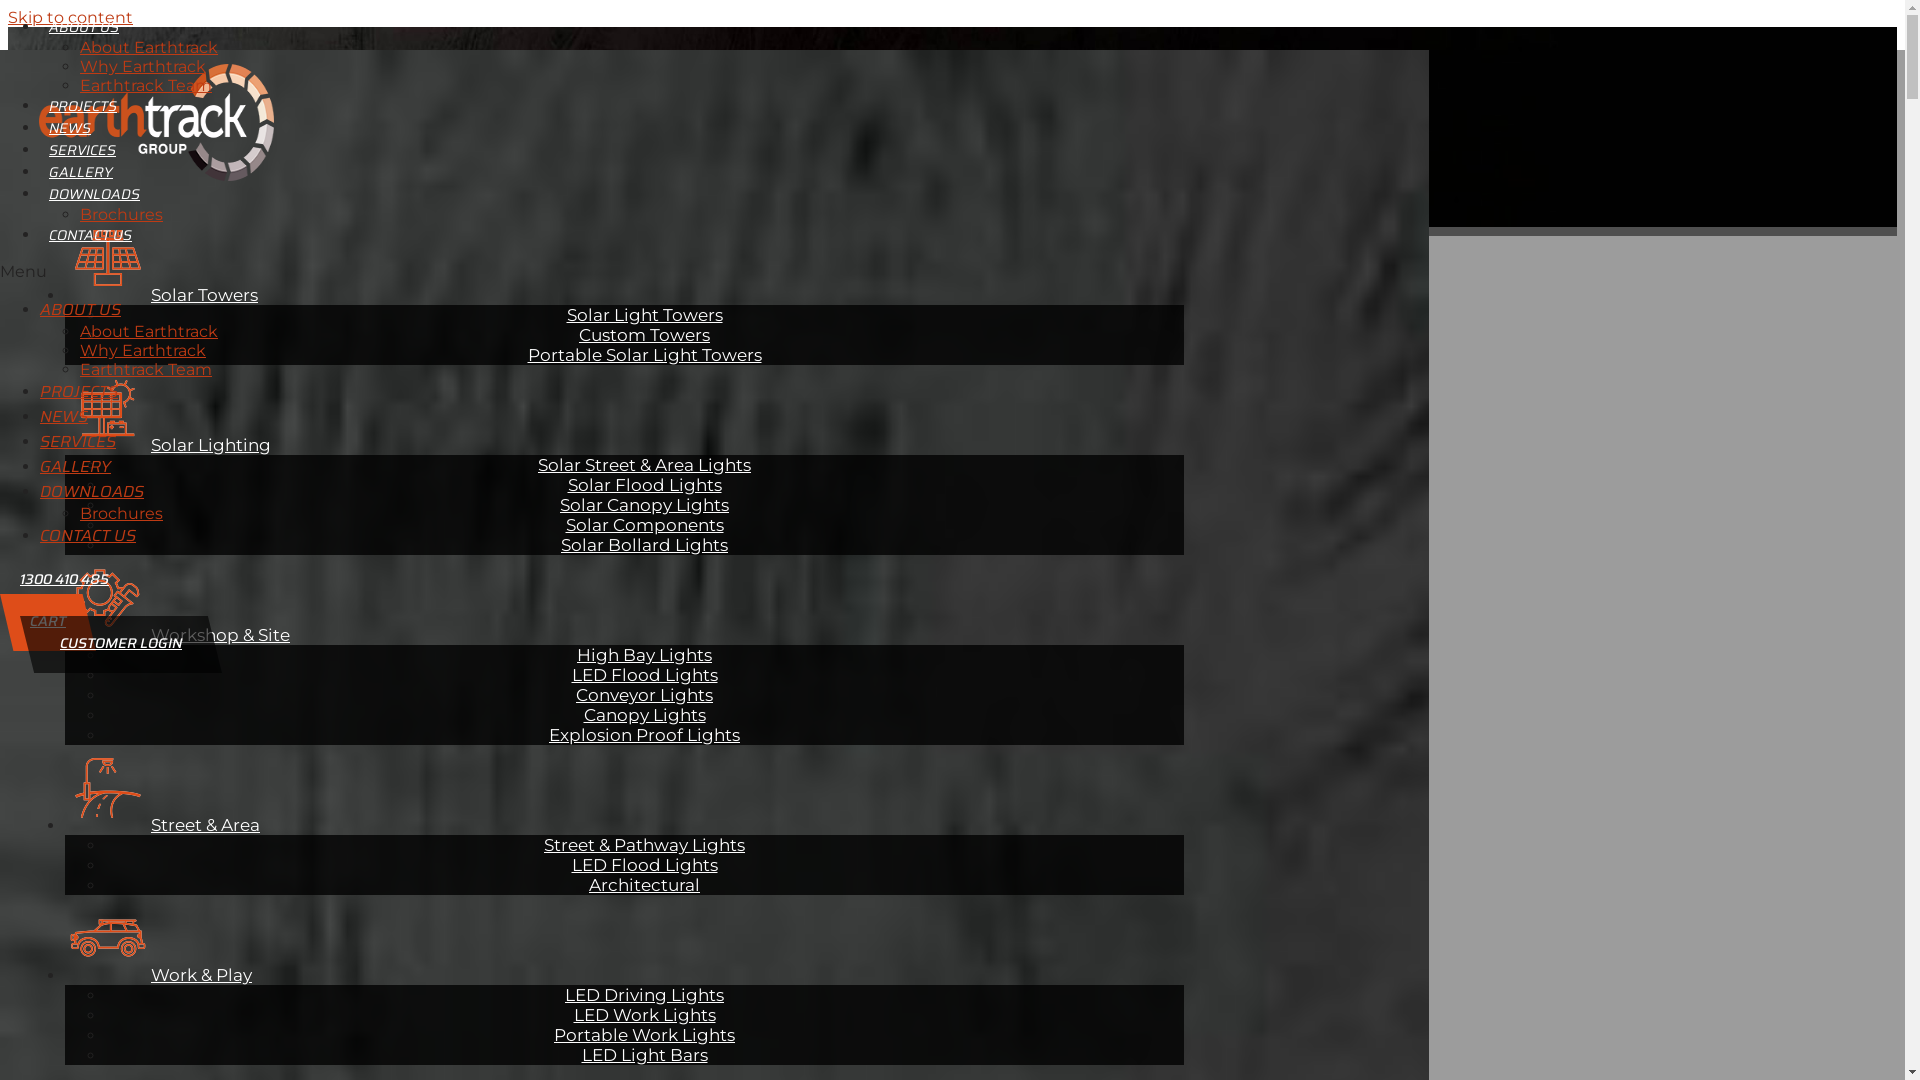 This screenshot has height=1080, width=1920. What do you see at coordinates (644, 463) in the screenshot?
I see `'Solar Street & Area Lights'` at bounding box center [644, 463].